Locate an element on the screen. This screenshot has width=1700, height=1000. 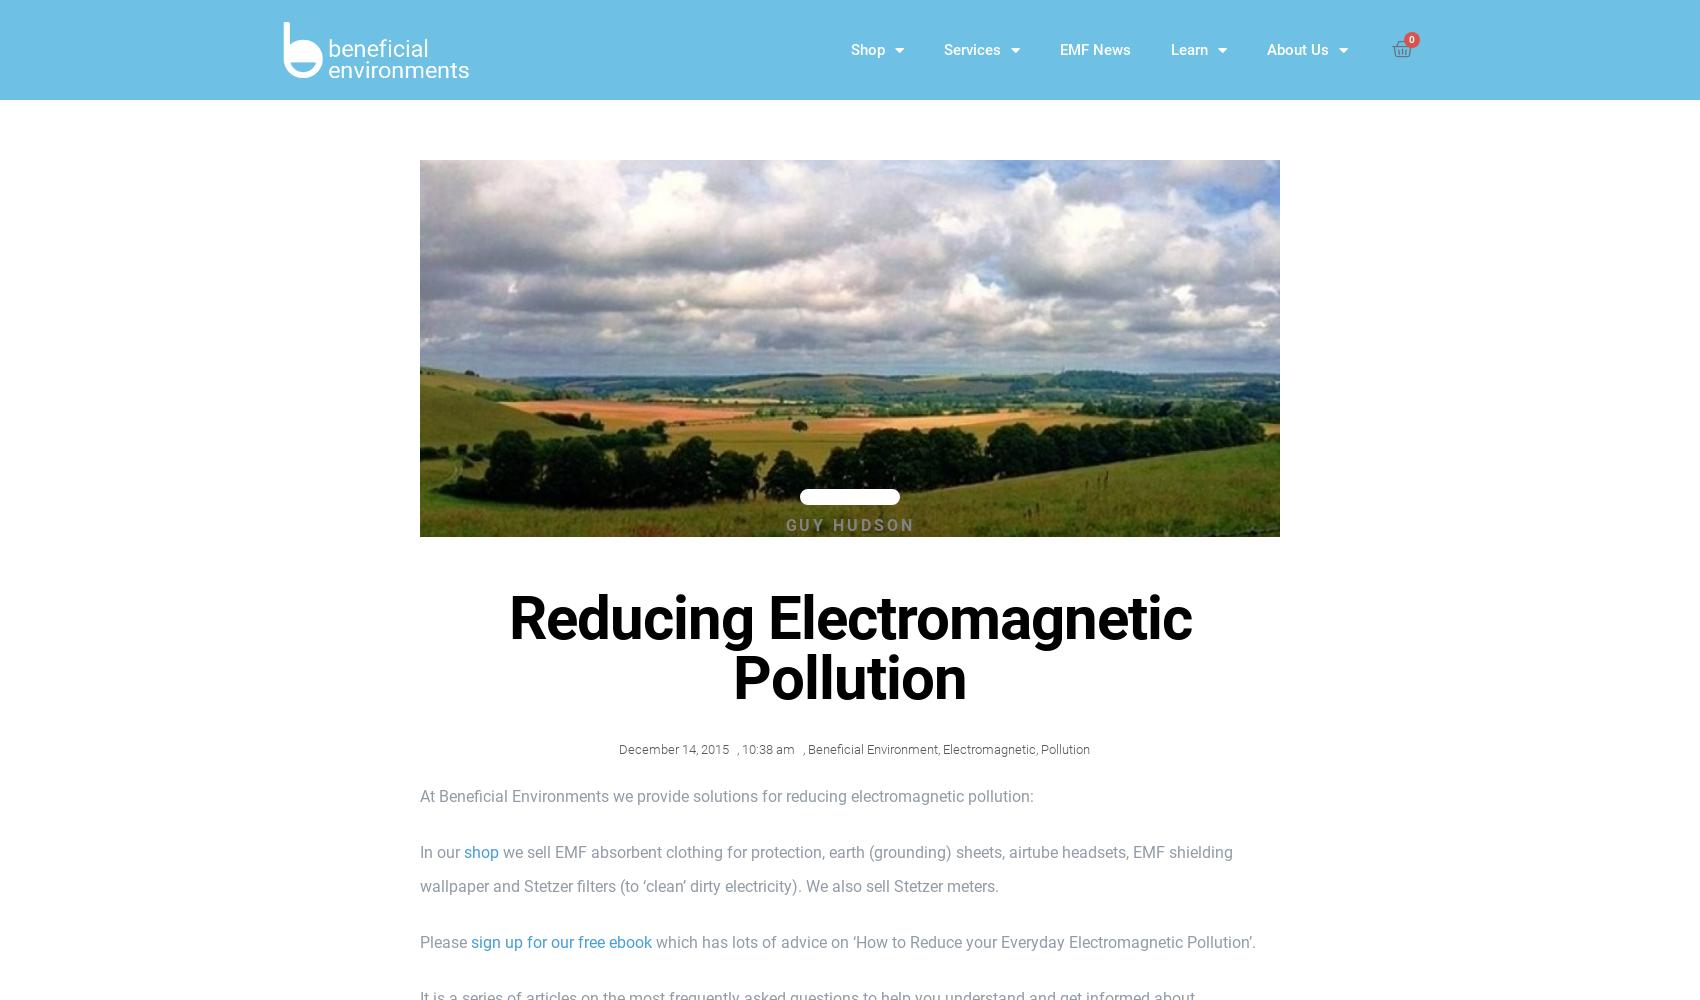
'0' is located at coordinates (1411, 39).